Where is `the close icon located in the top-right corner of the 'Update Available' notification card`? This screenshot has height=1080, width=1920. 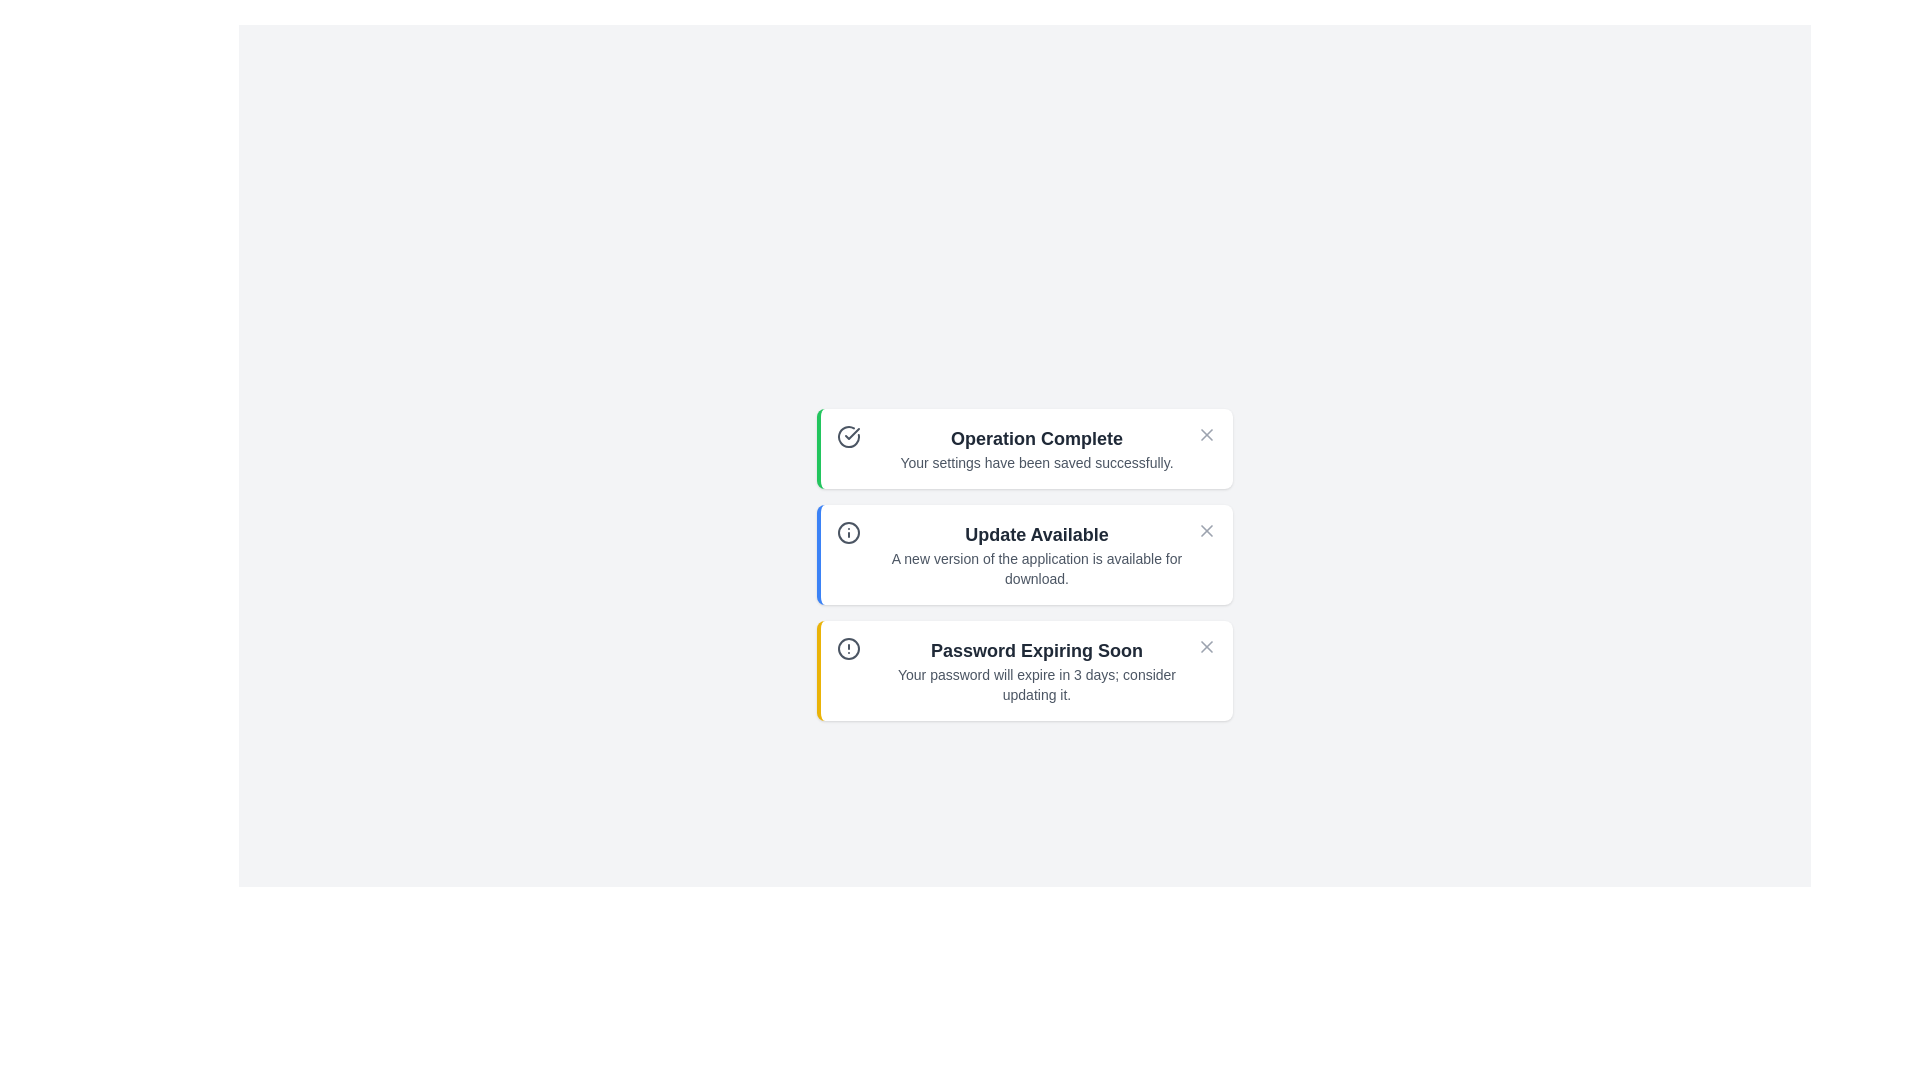 the close icon located in the top-right corner of the 'Update Available' notification card is located at coordinates (1205, 530).